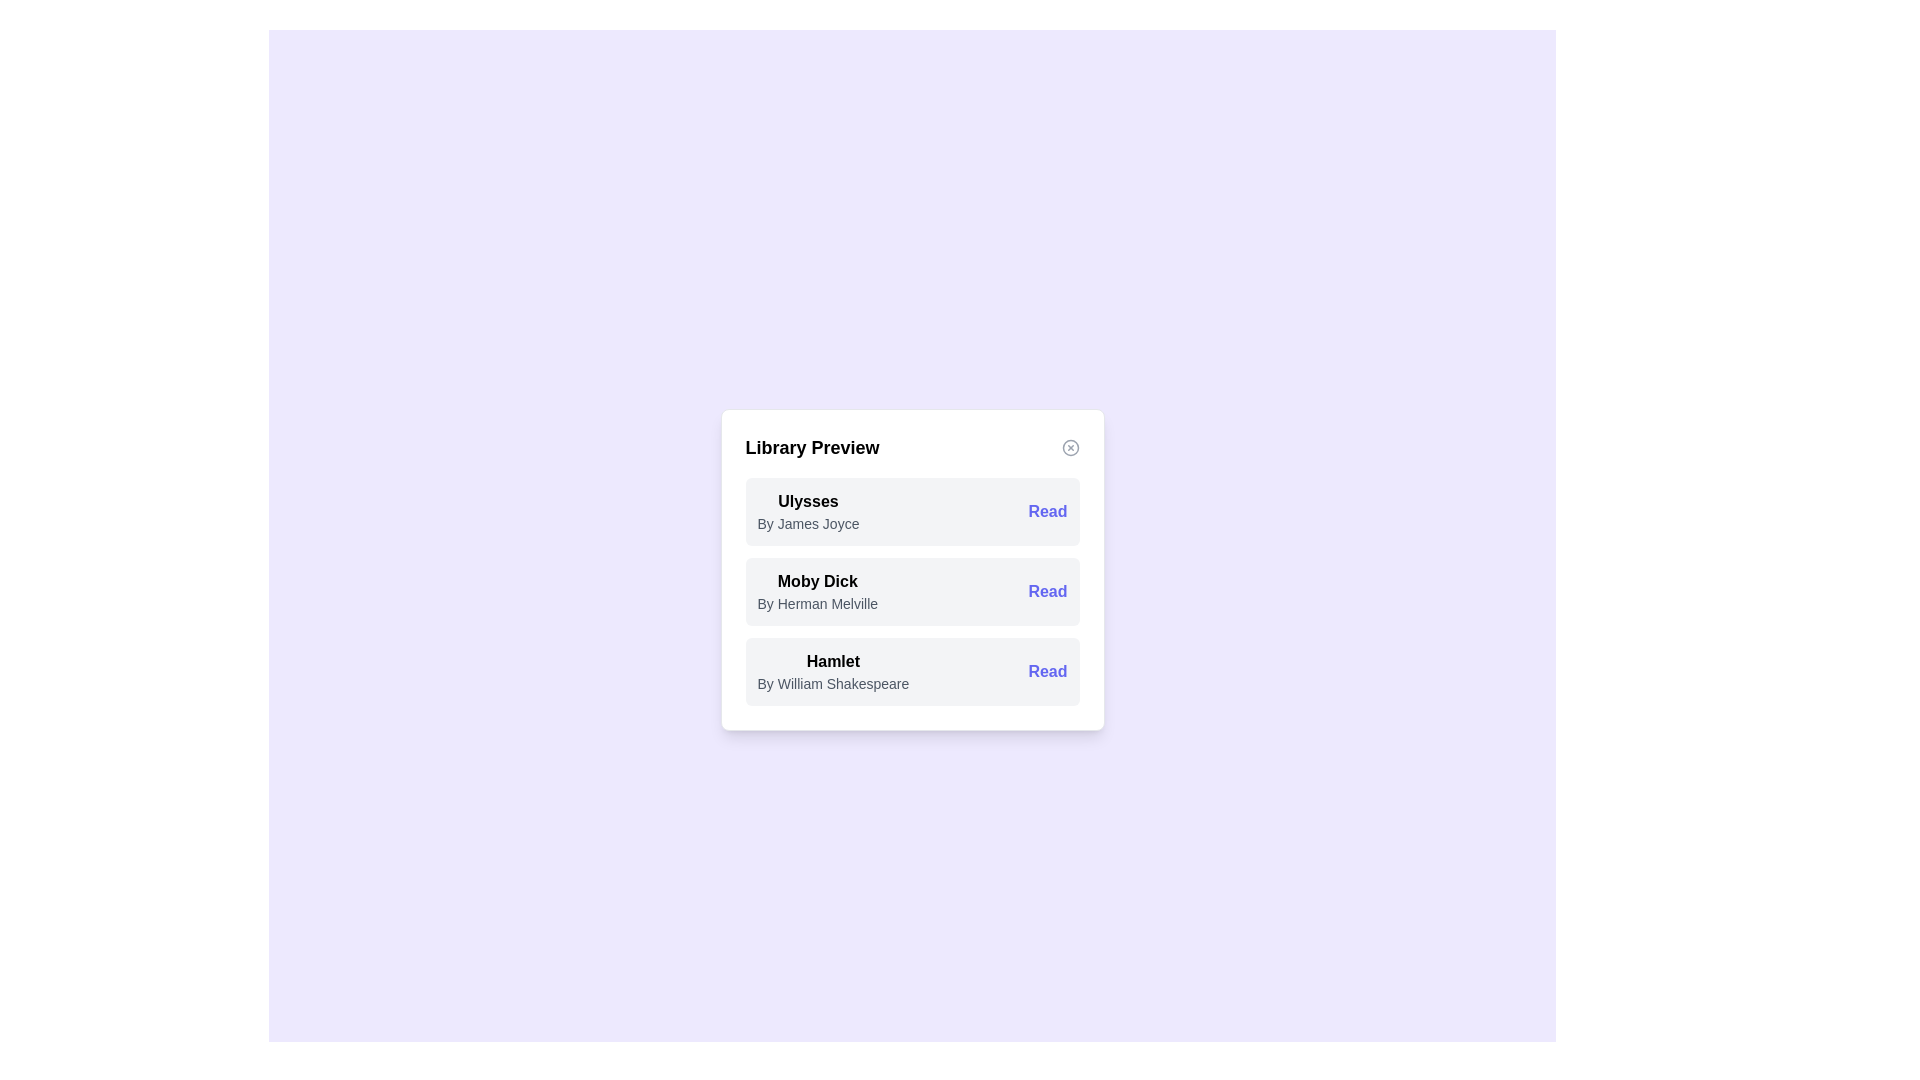 This screenshot has width=1920, height=1080. Describe the element at coordinates (1046, 590) in the screenshot. I see `'Read' button for the book titled 'Moby Dick'` at that location.